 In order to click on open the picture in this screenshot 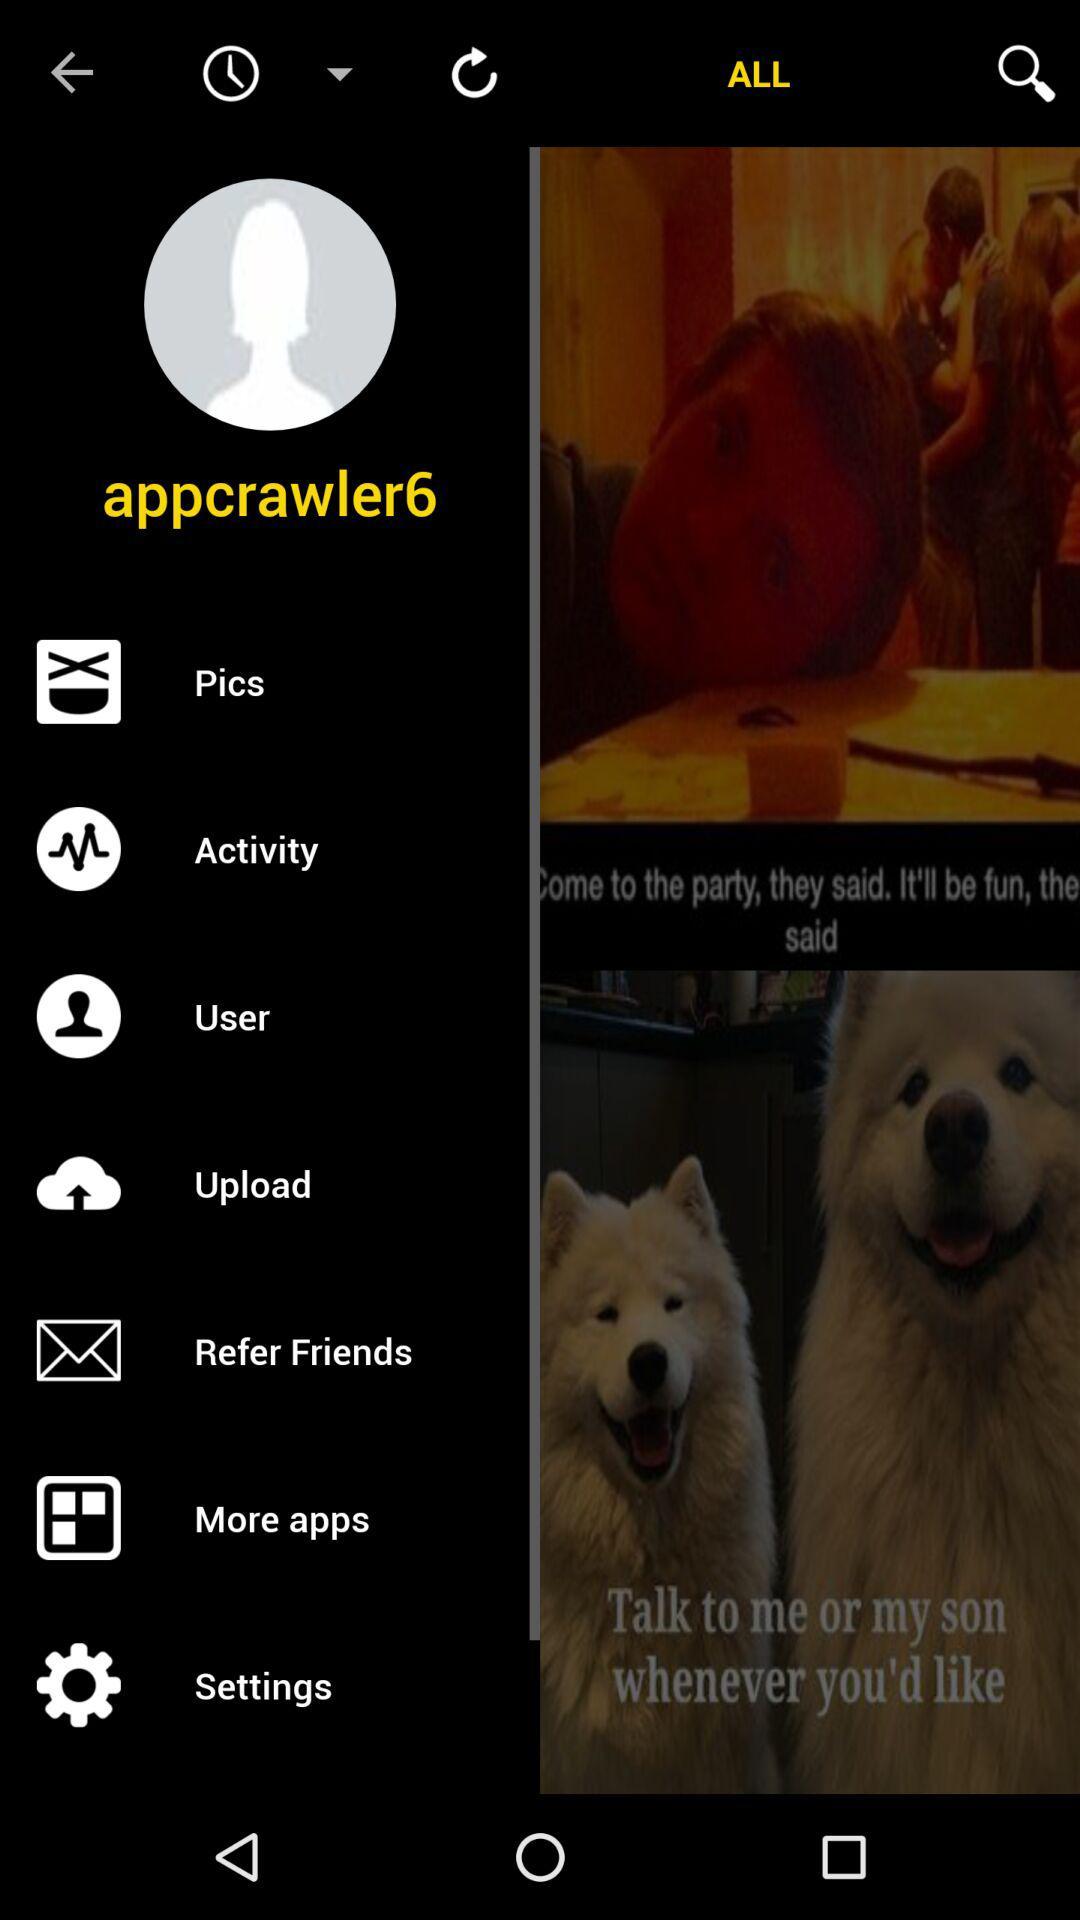, I will do `click(810, 558)`.